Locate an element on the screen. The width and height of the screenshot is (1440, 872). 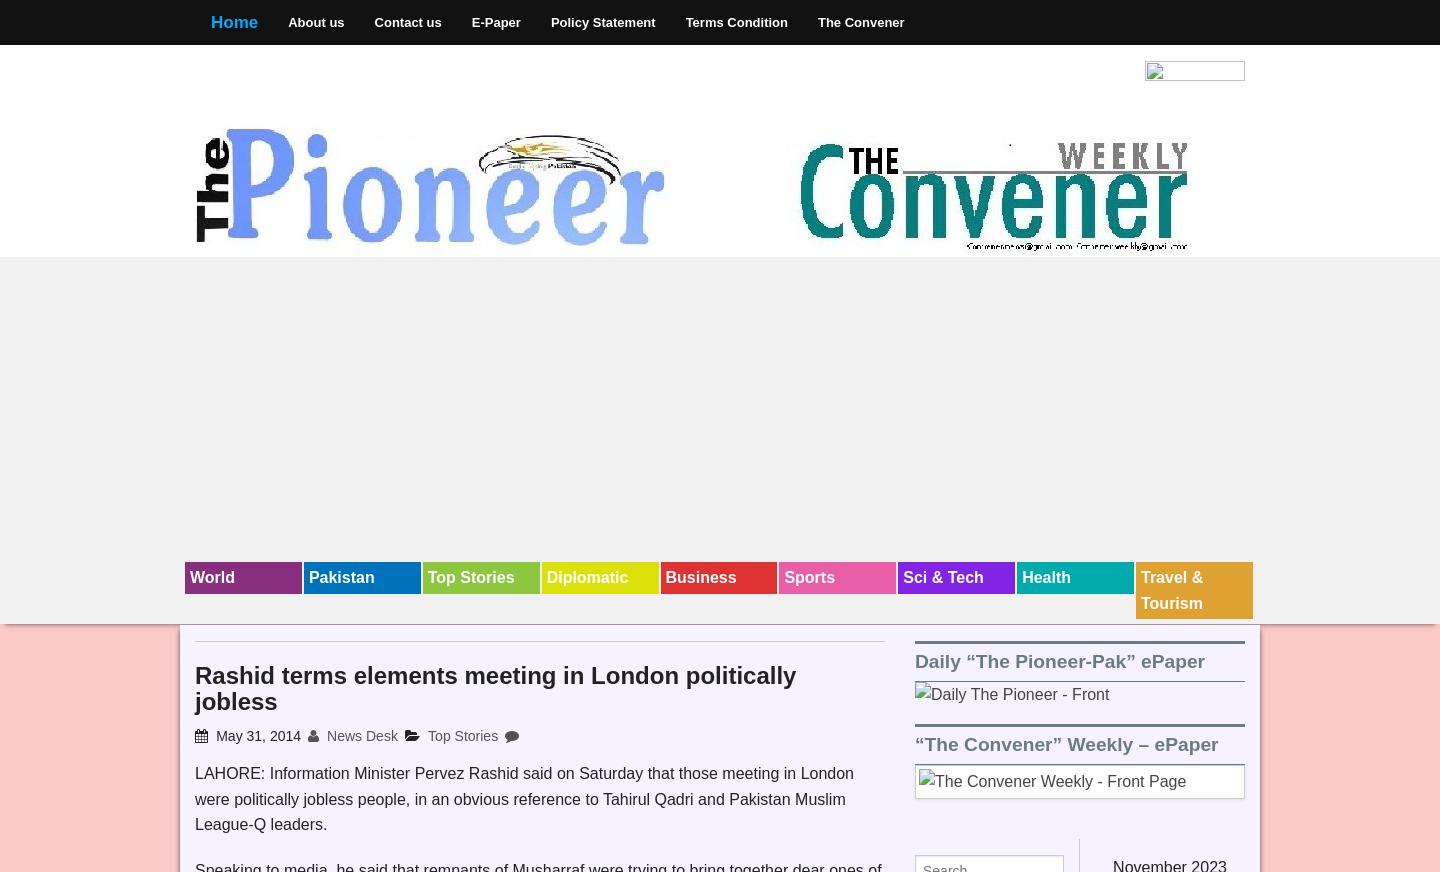
'LAHORE: Information Minister Pervez Rashid said on Saturday that those meeting in London were politically jobless people, in an obvious reference to Tahirul Qadri and Pakistan Muslim League-Q leaders.' is located at coordinates (523, 799).